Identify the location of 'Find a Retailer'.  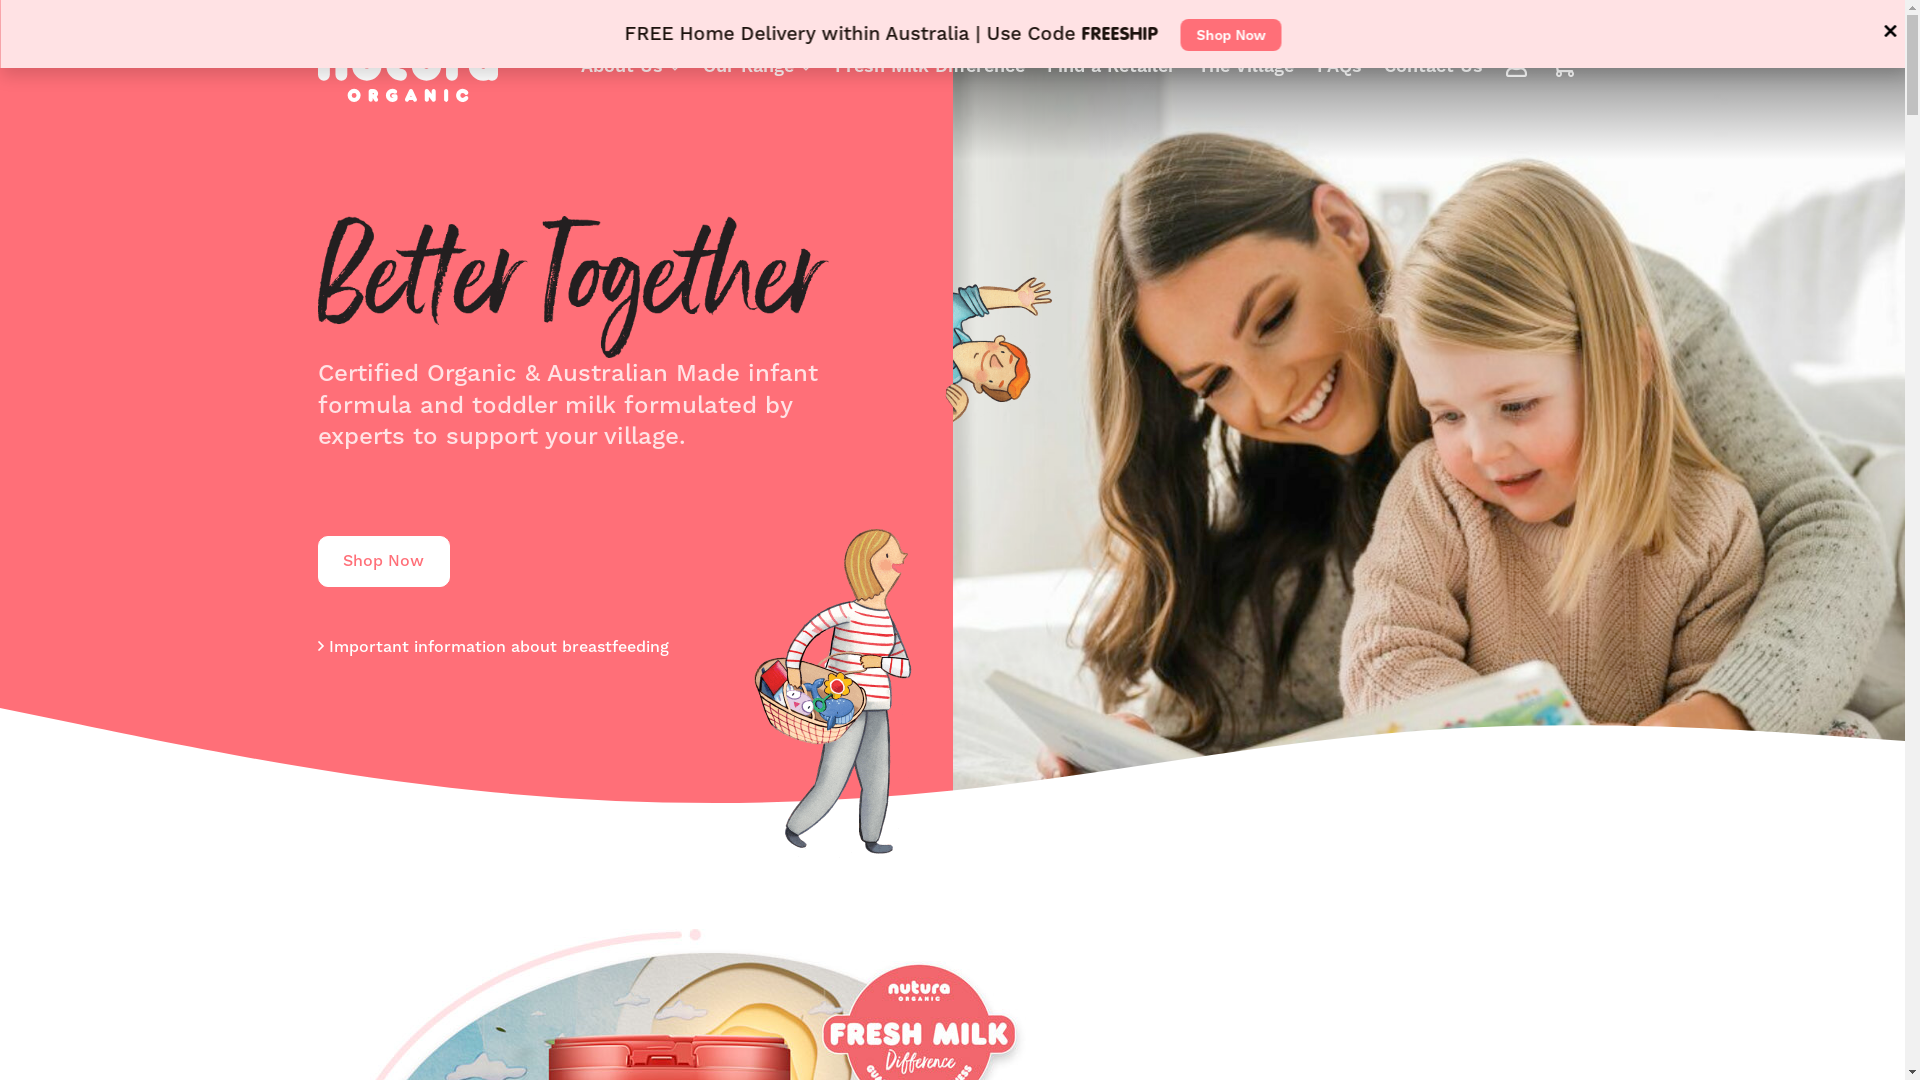
(1110, 64).